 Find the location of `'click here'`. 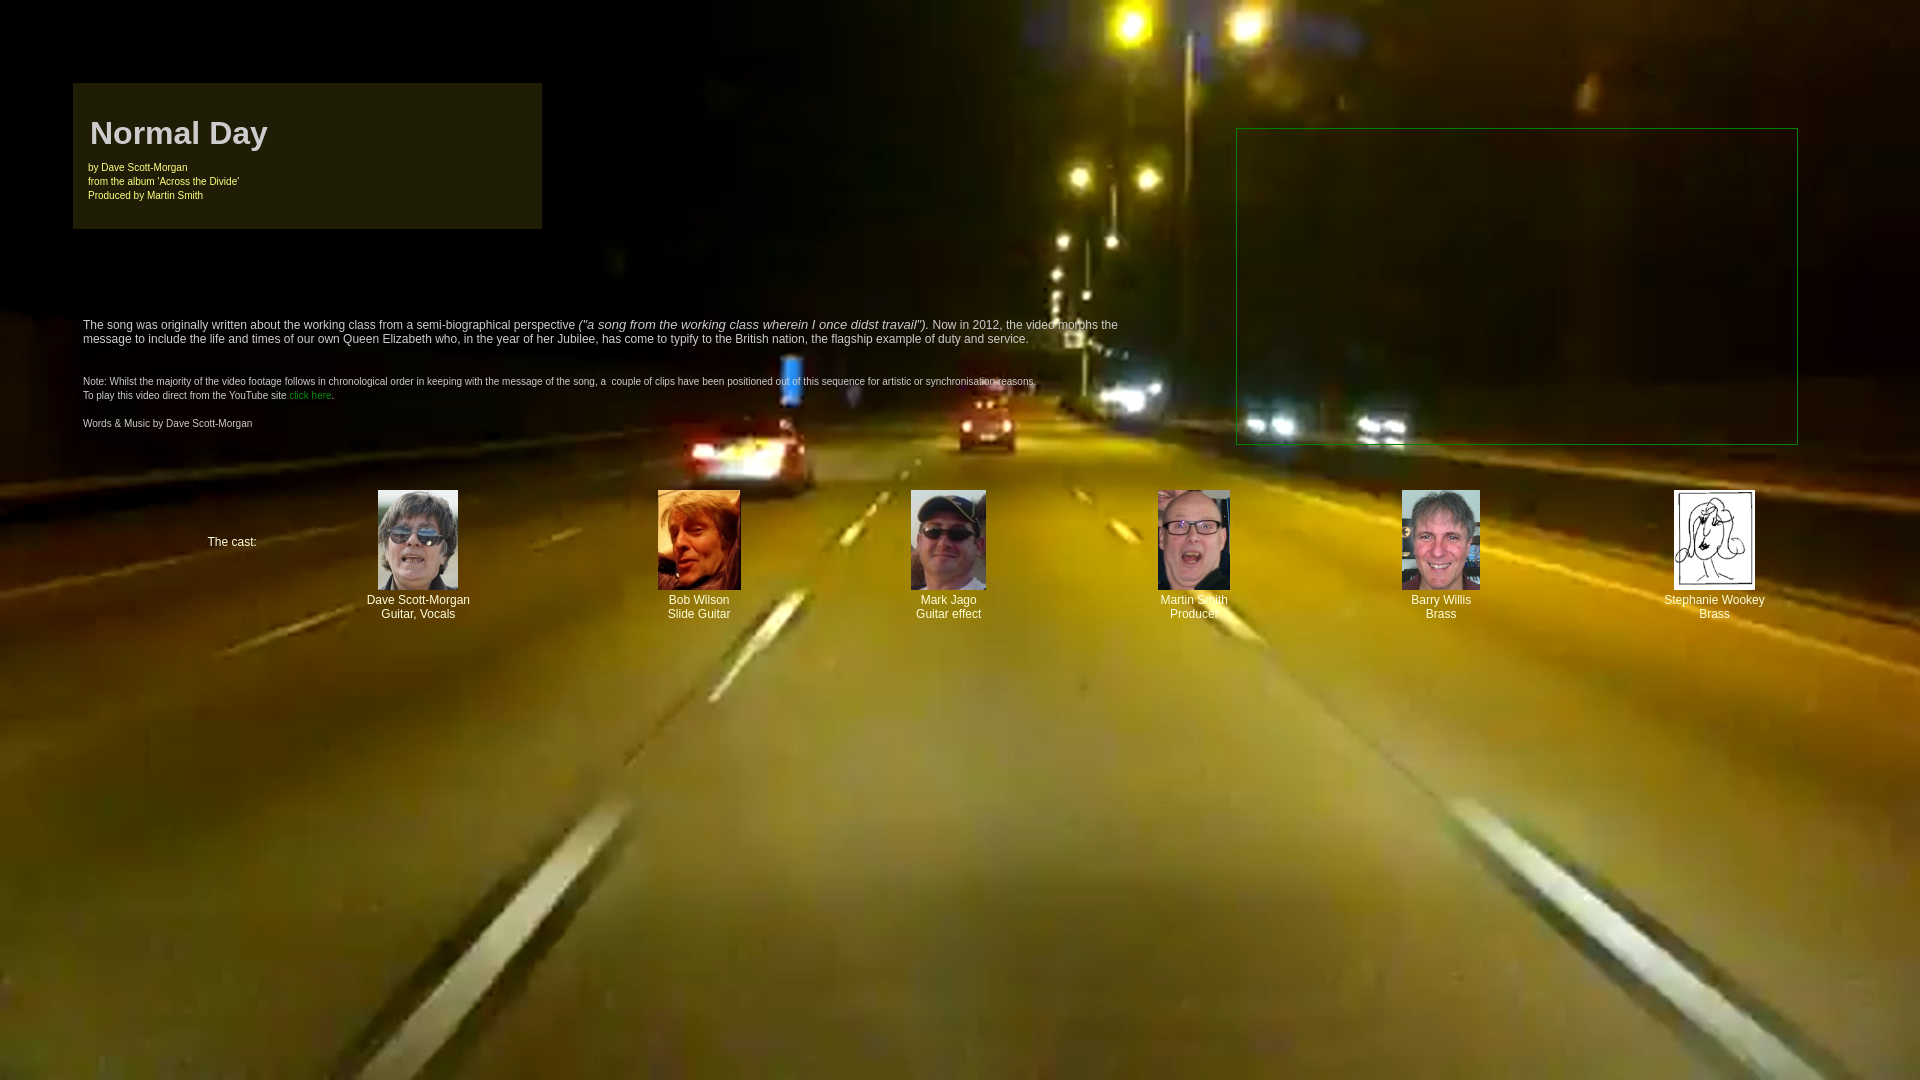

'click here' is located at coordinates (309, 394).